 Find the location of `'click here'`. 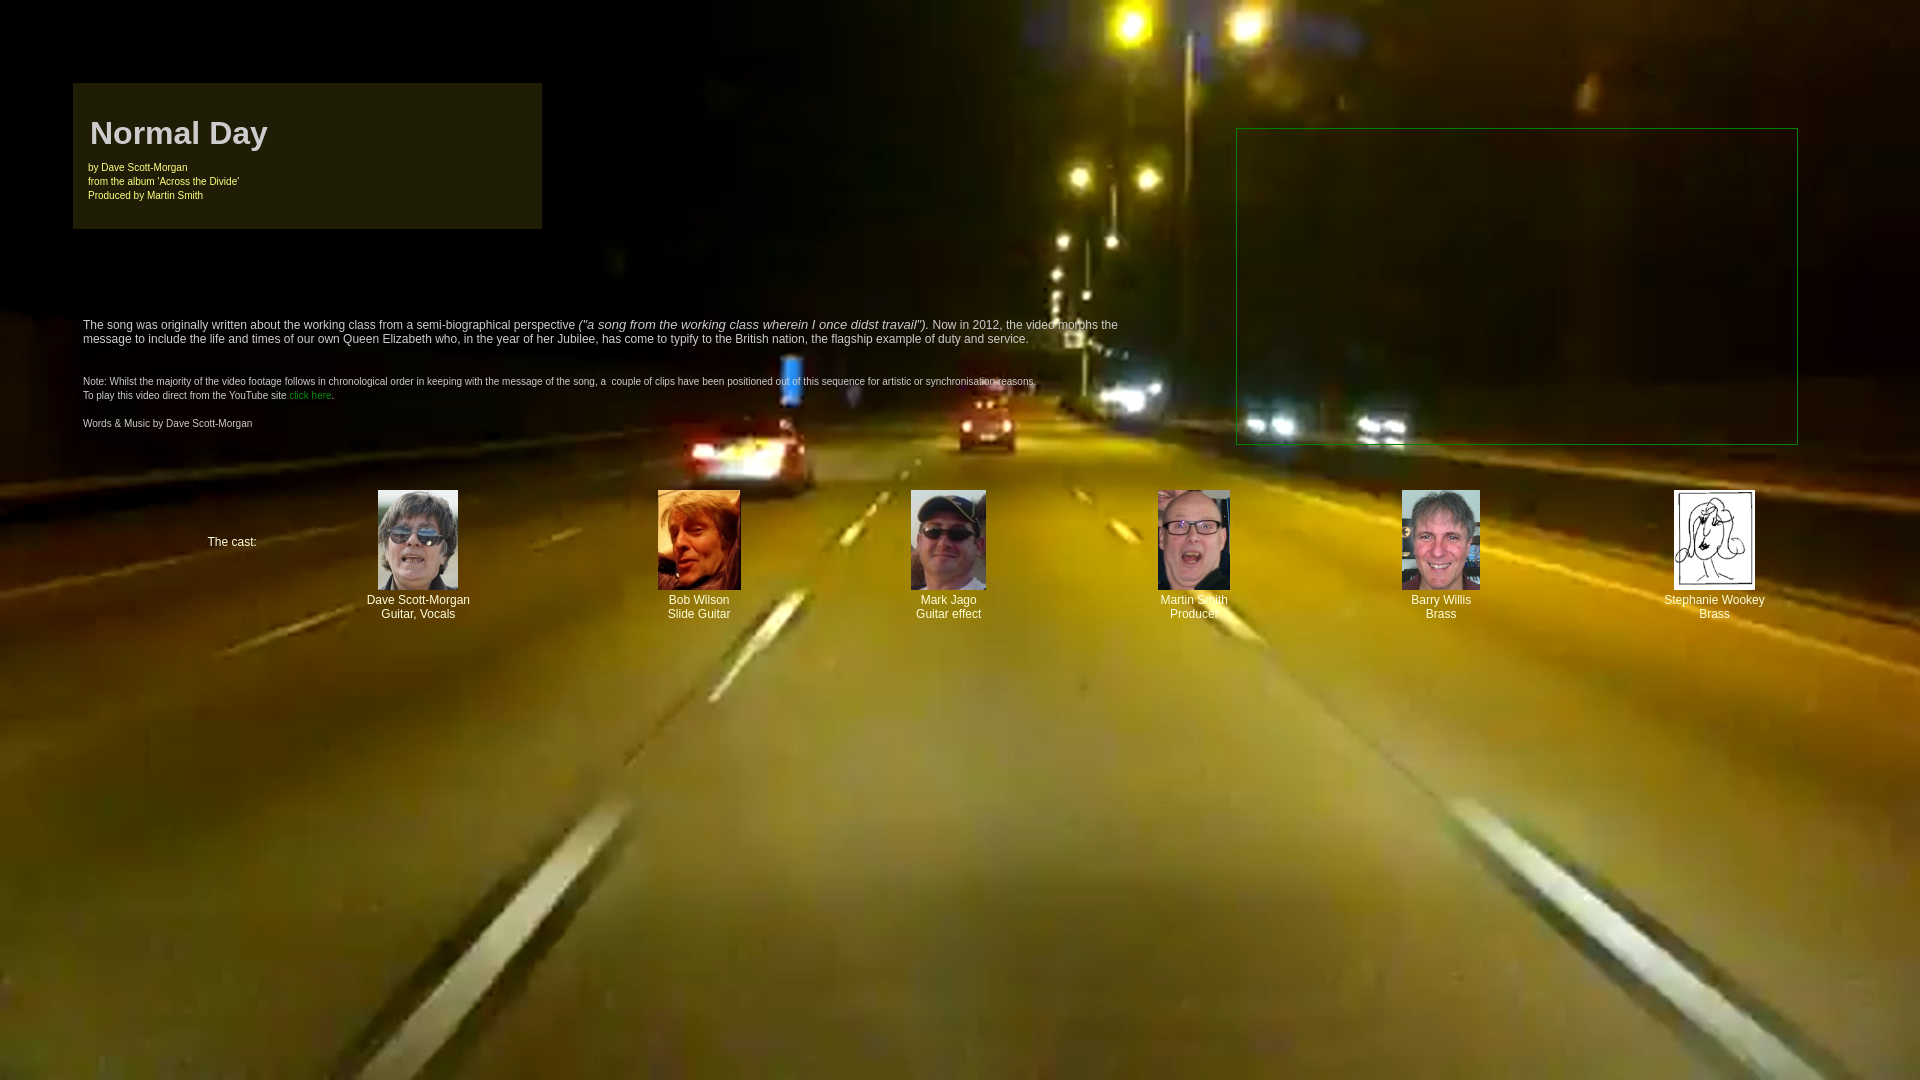

'click here' is located at coordinates (309, 394).